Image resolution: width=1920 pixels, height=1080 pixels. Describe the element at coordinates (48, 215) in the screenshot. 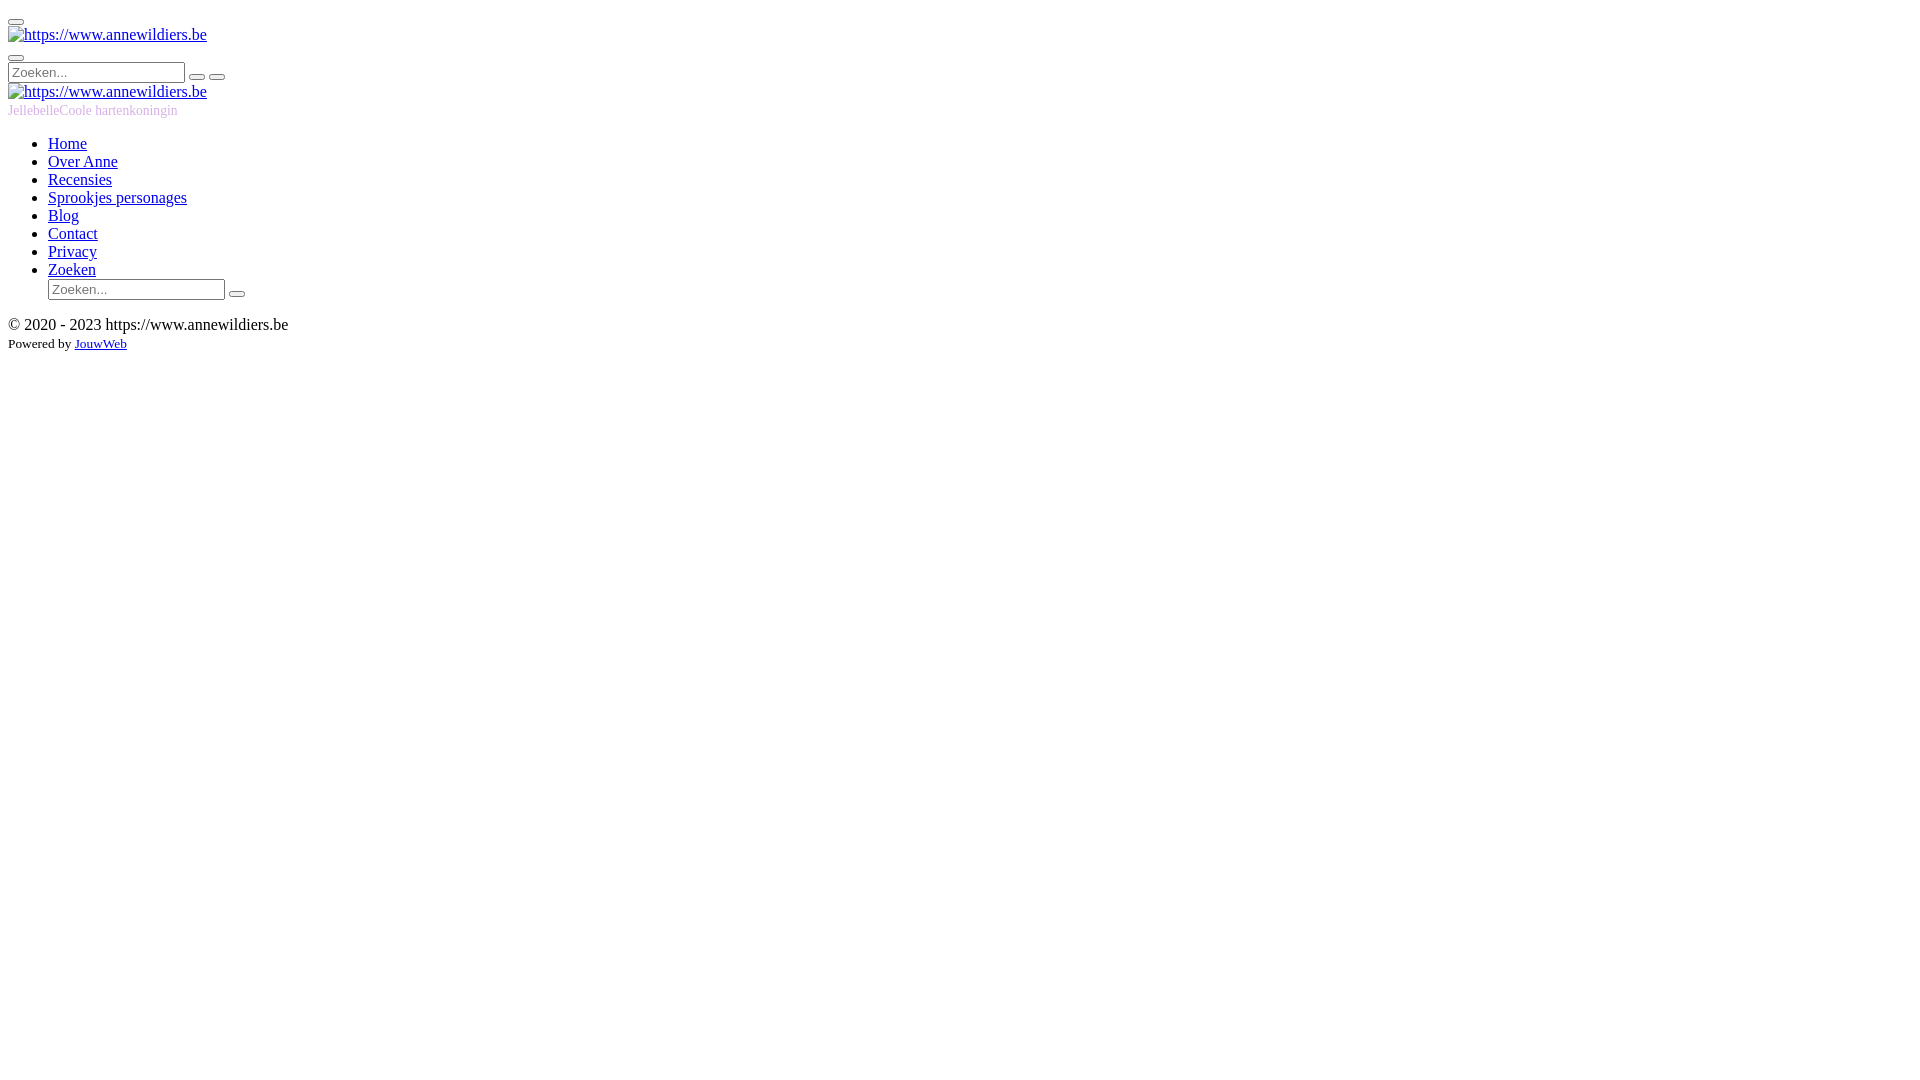

I see `'Blog'` at that location.